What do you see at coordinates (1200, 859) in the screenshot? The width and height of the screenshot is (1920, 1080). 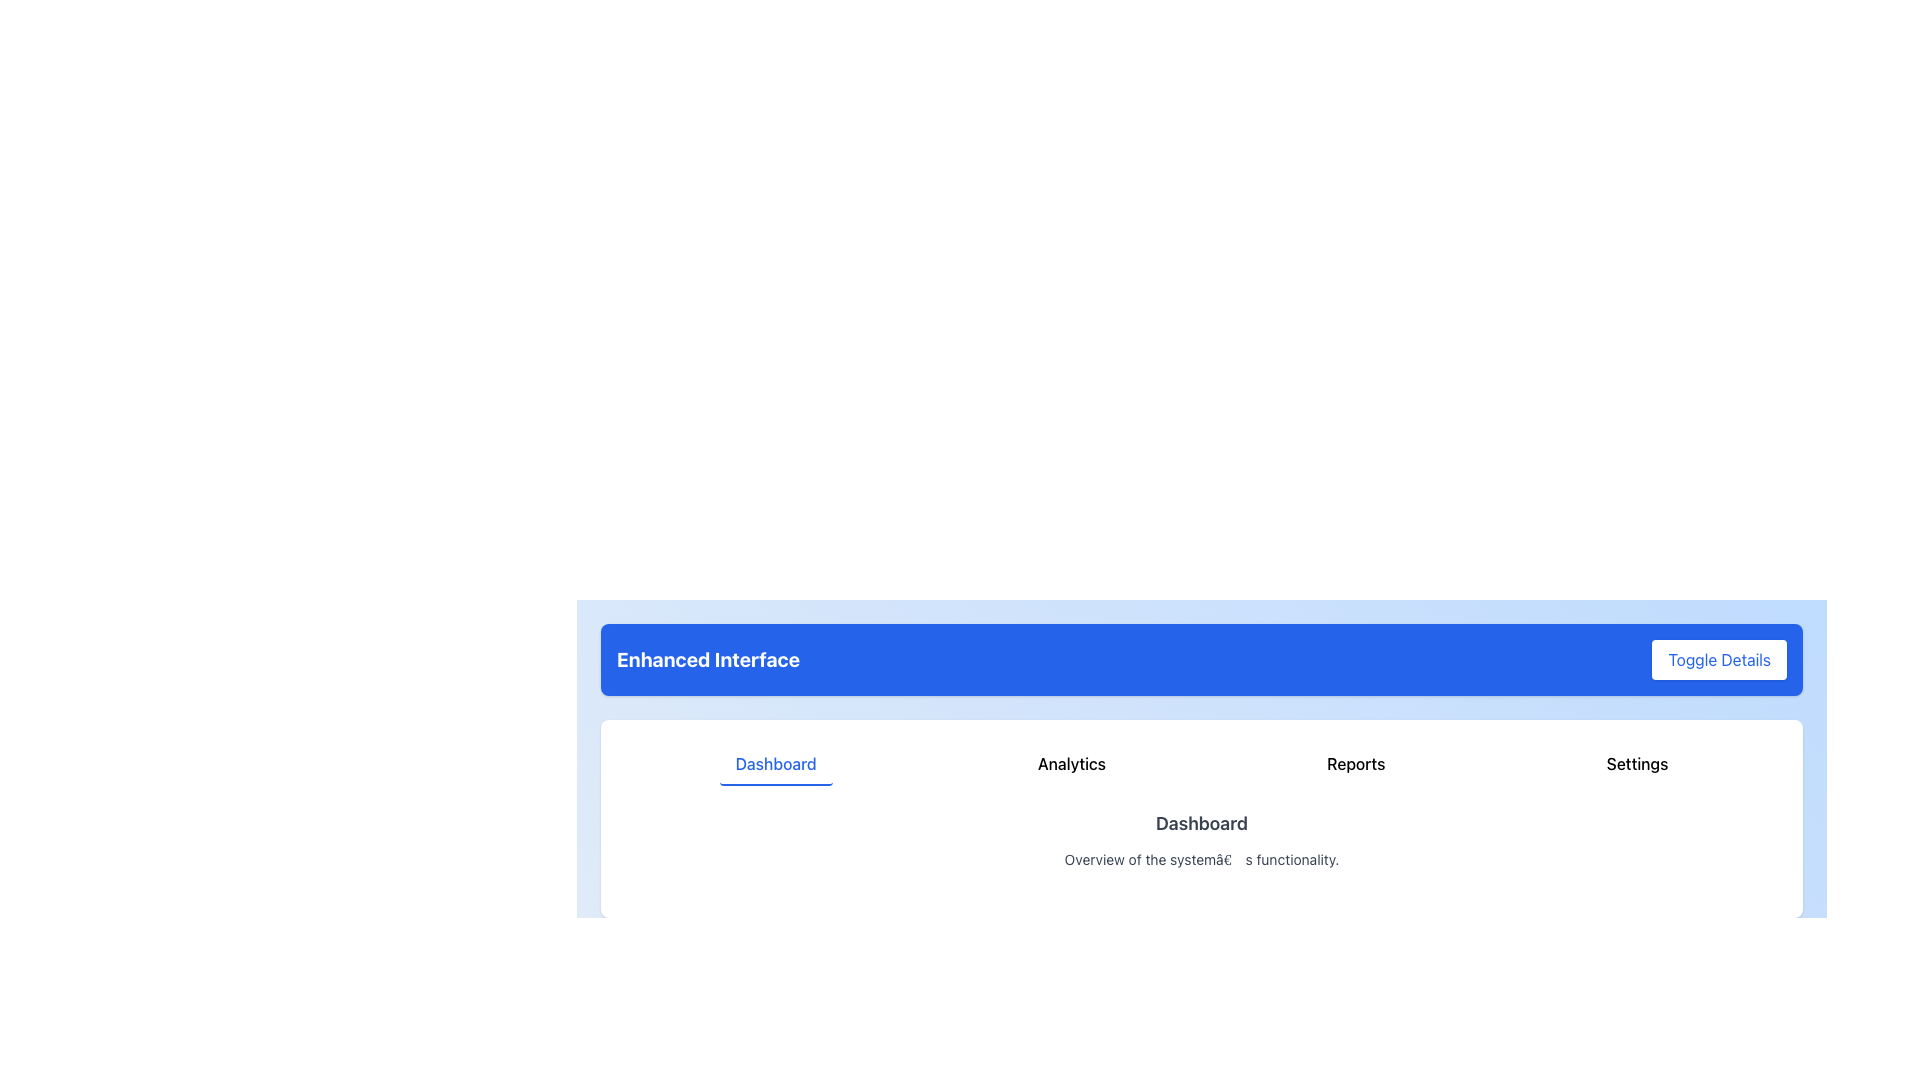 I see `the text label that reads 'Overview of the system’s functionality.' which is styled in gray and positioned below the 'Dashboard' heading` at bounding box center [1200, 859].